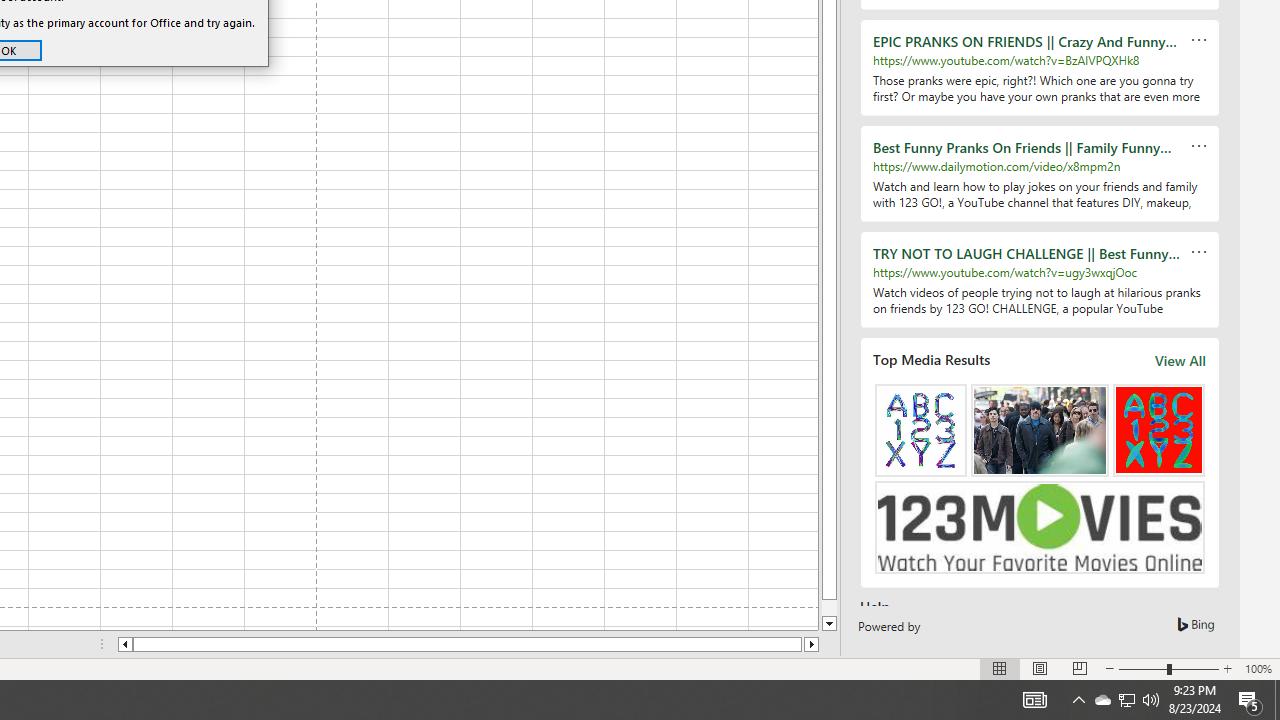 Image resolution: width=1280 pixels, height=720 pixels. What do you see at coordinates (1000, 669) in the screenshot?
I see `'Normal'` at bounding box center [1000, 669].